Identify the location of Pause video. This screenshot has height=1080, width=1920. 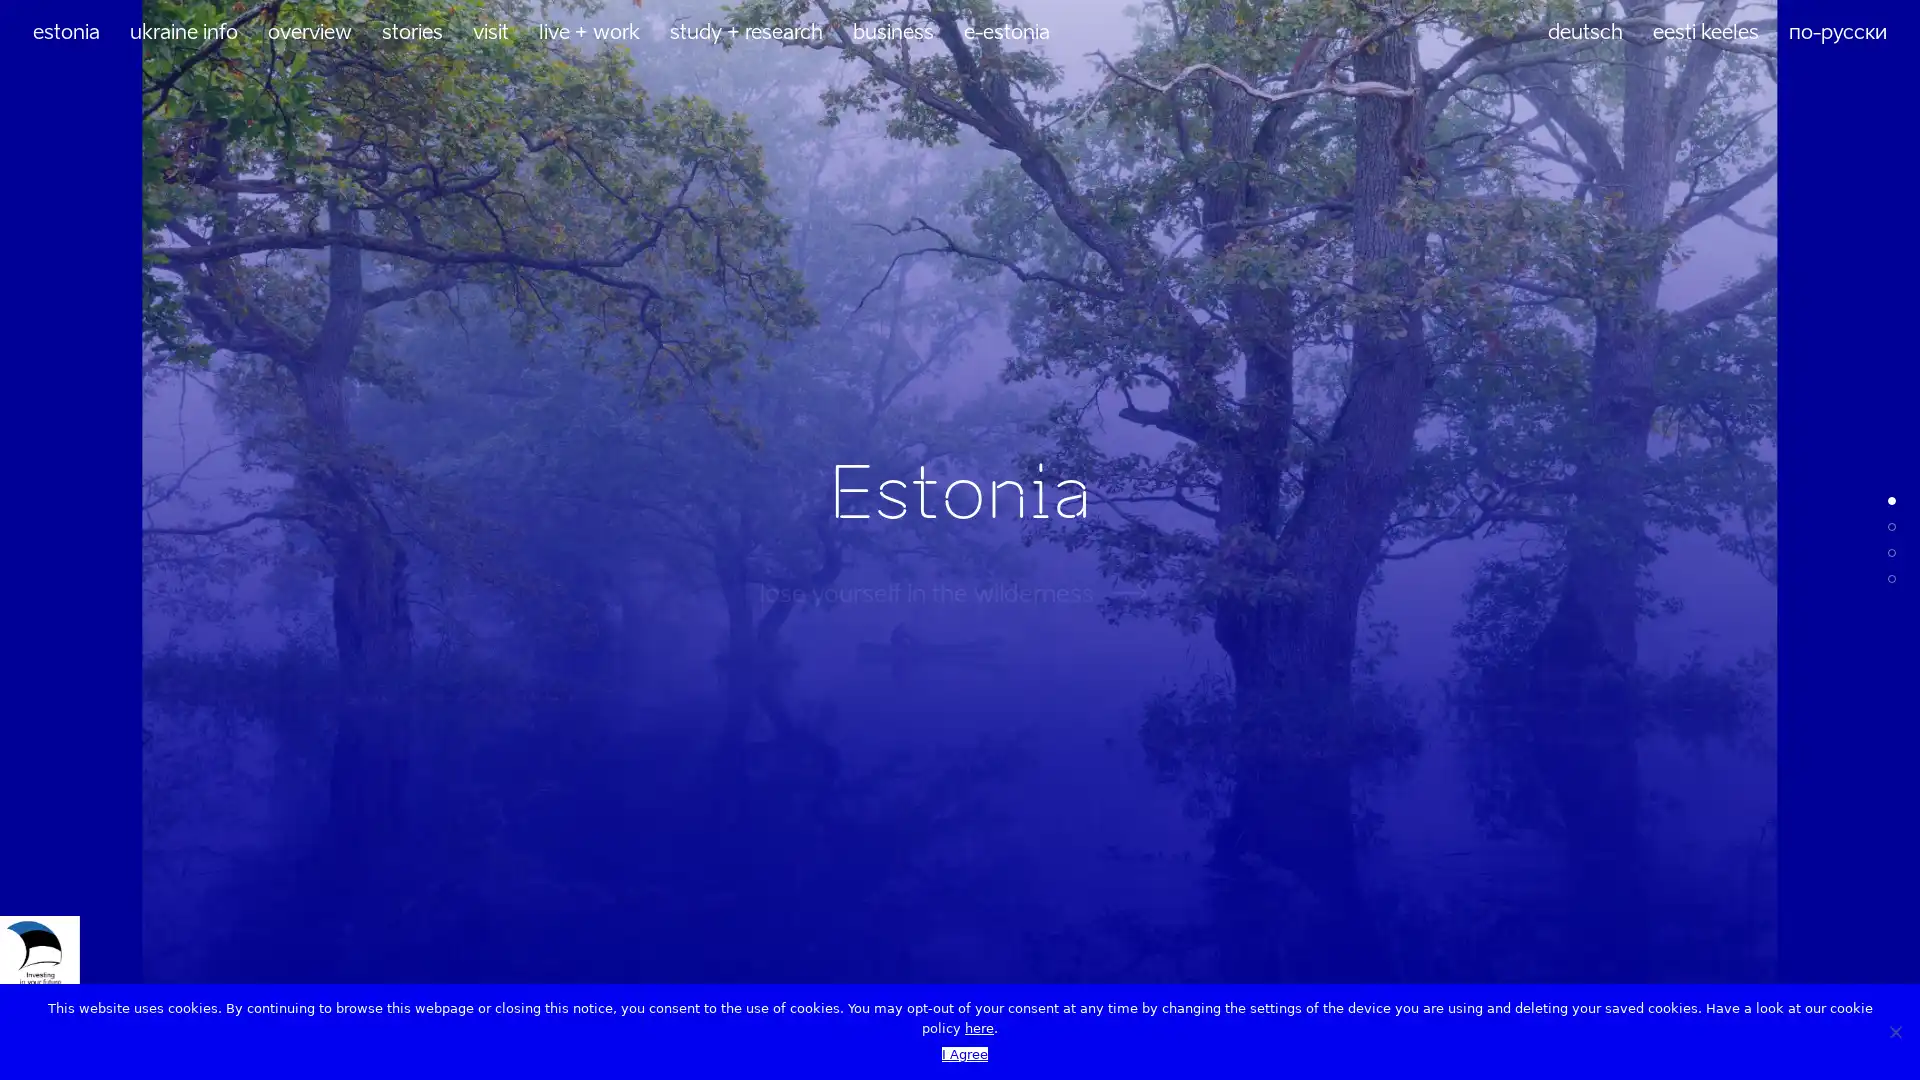
(1848, 1022).